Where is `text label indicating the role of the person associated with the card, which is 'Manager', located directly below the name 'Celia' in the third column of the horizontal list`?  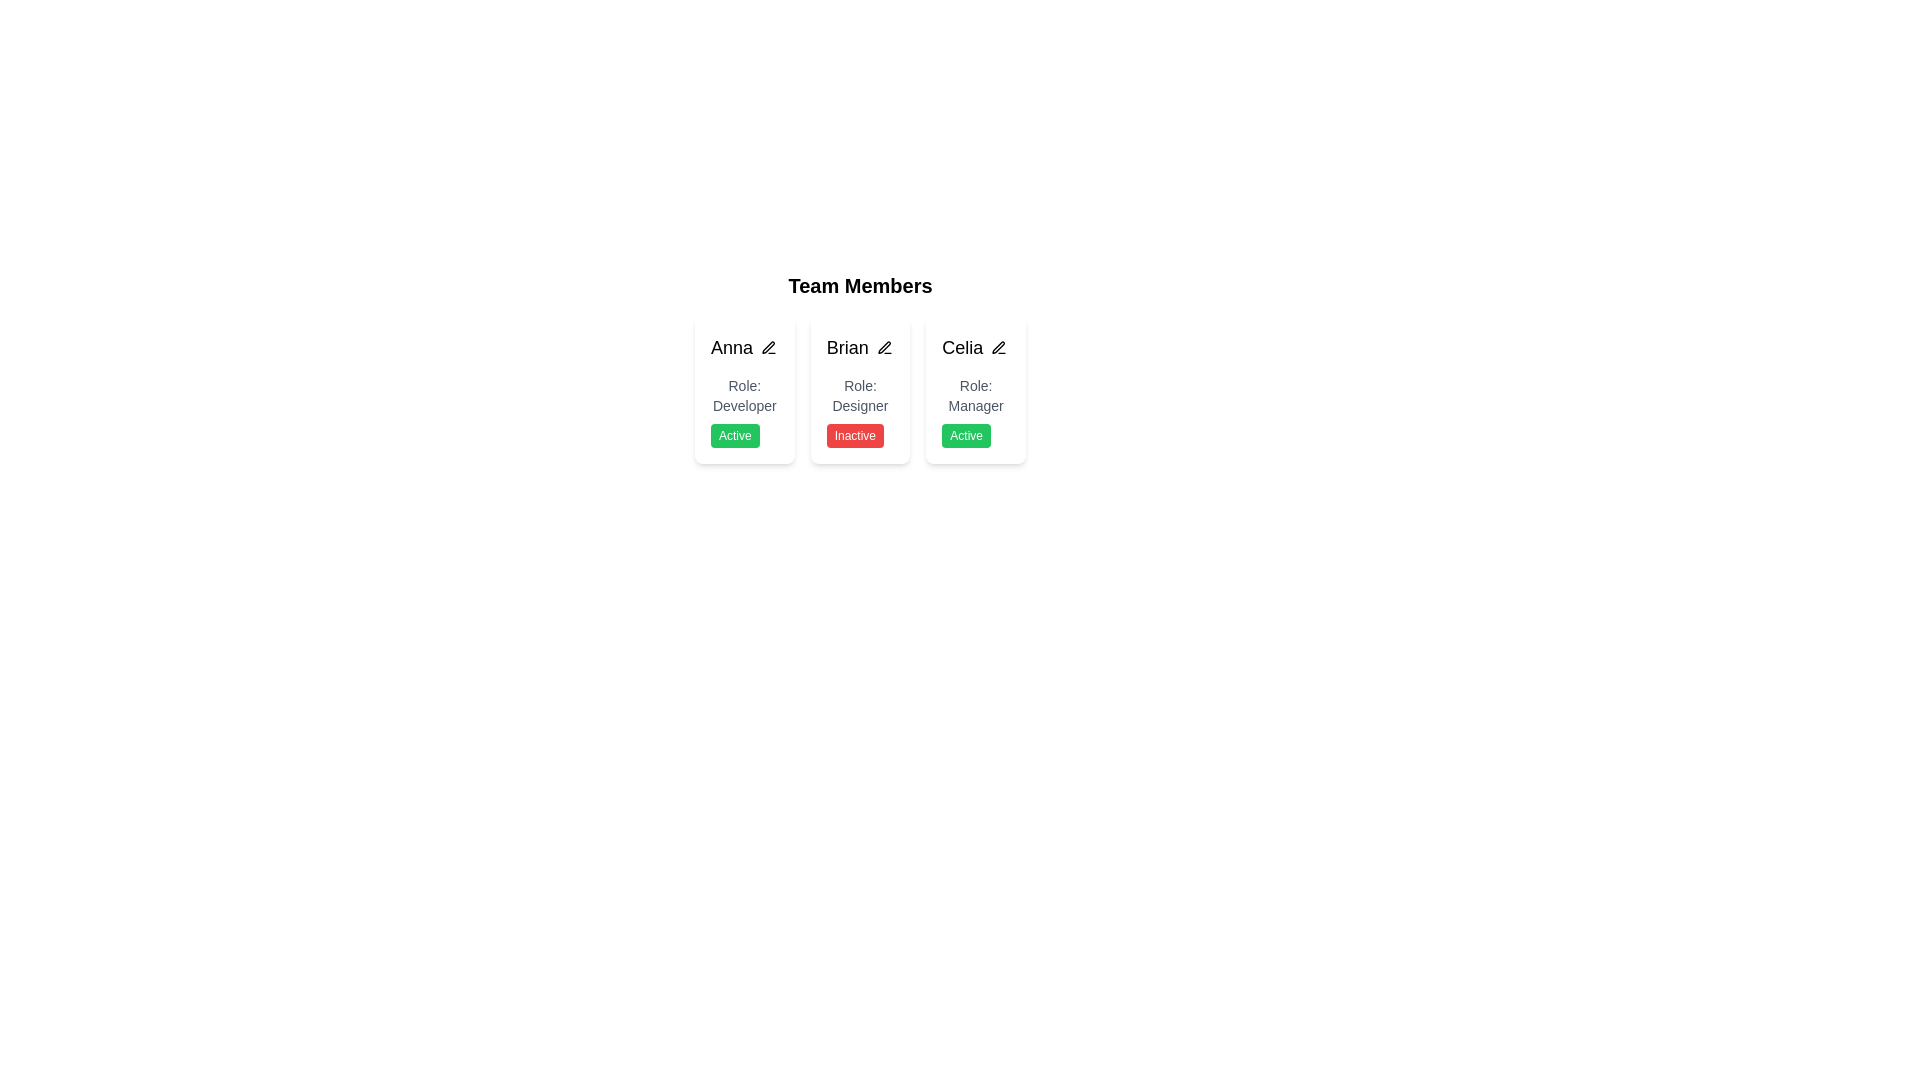 text label indicating the role of the person associated with the card, which is 'Manager', located directly below the name 'Celia' in the third column of the horizontal list is located at coordinates (976, 396).